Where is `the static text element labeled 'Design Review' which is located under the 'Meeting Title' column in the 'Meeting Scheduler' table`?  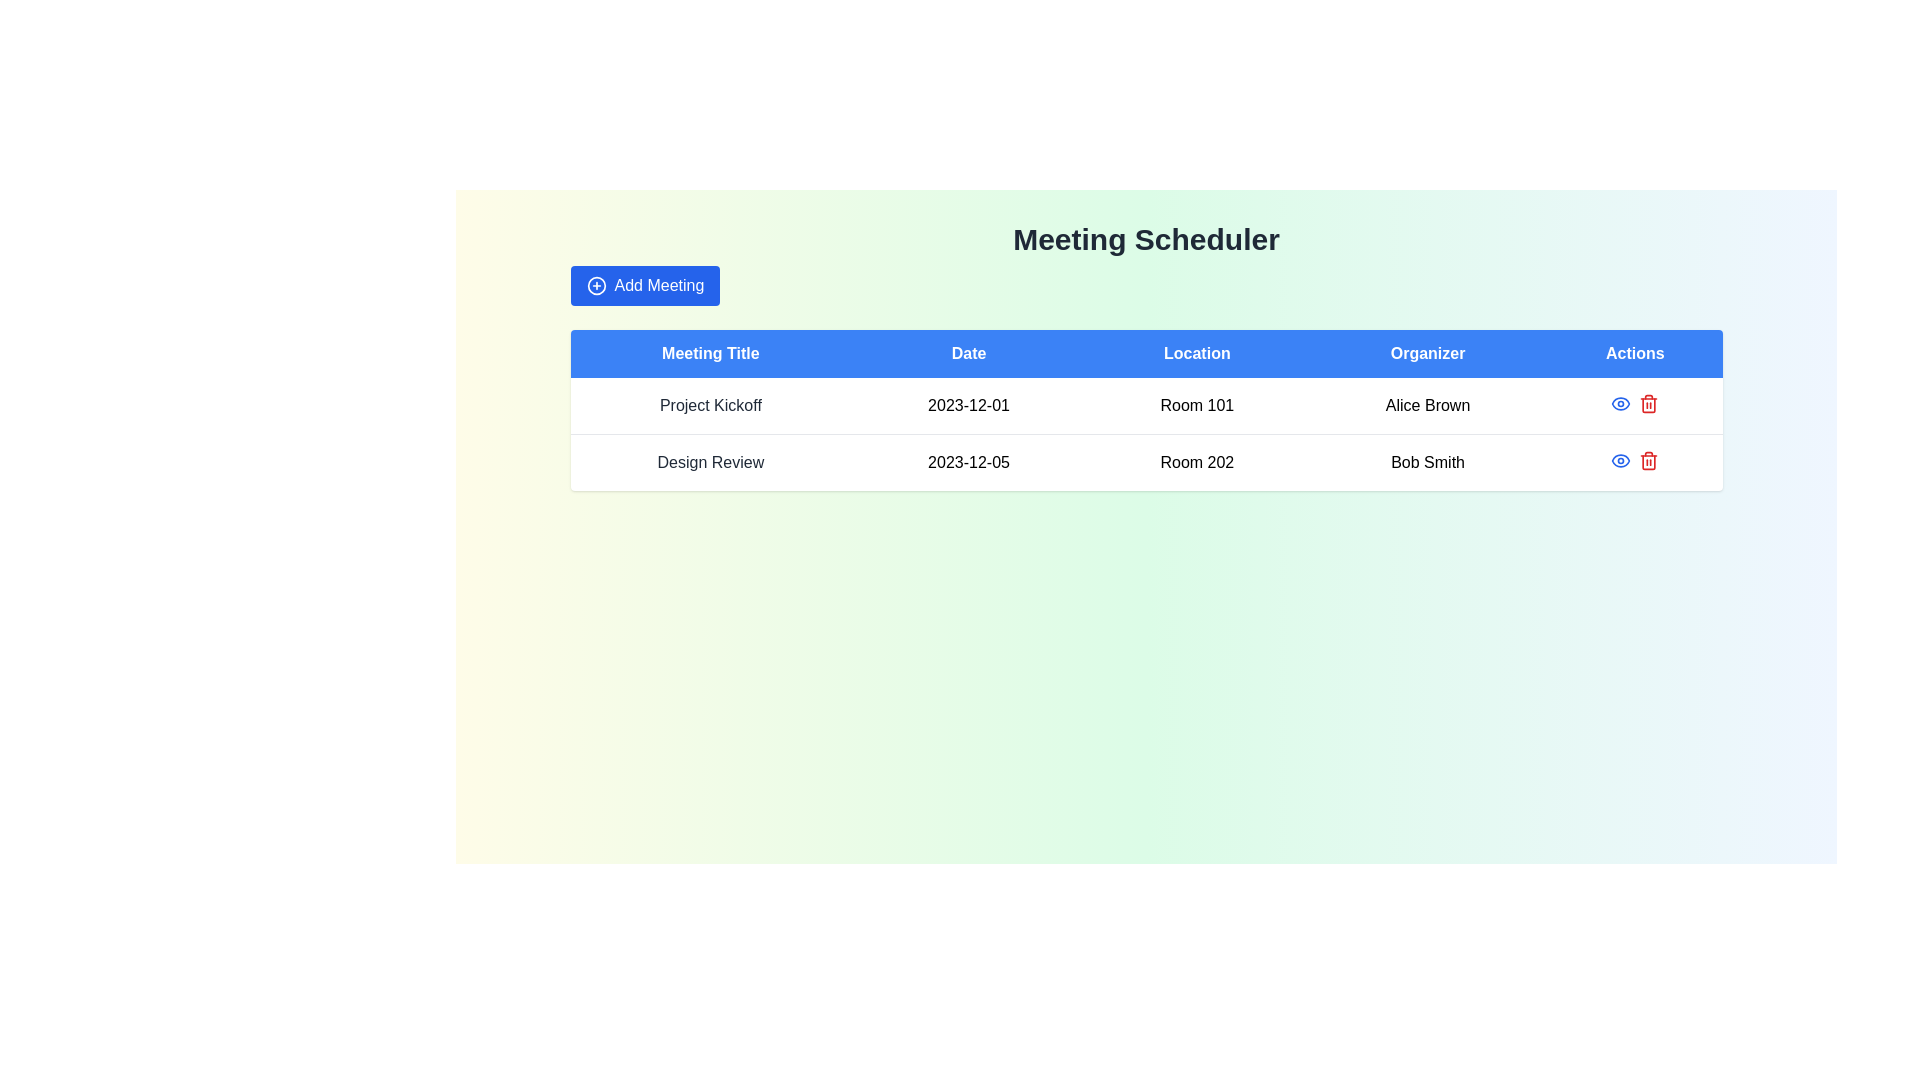 the static text element labeled 'Design Review' which is located under the 'Meeting Title' column in the 'Meeting Scheduler' table is located at coordinates (710, 462).